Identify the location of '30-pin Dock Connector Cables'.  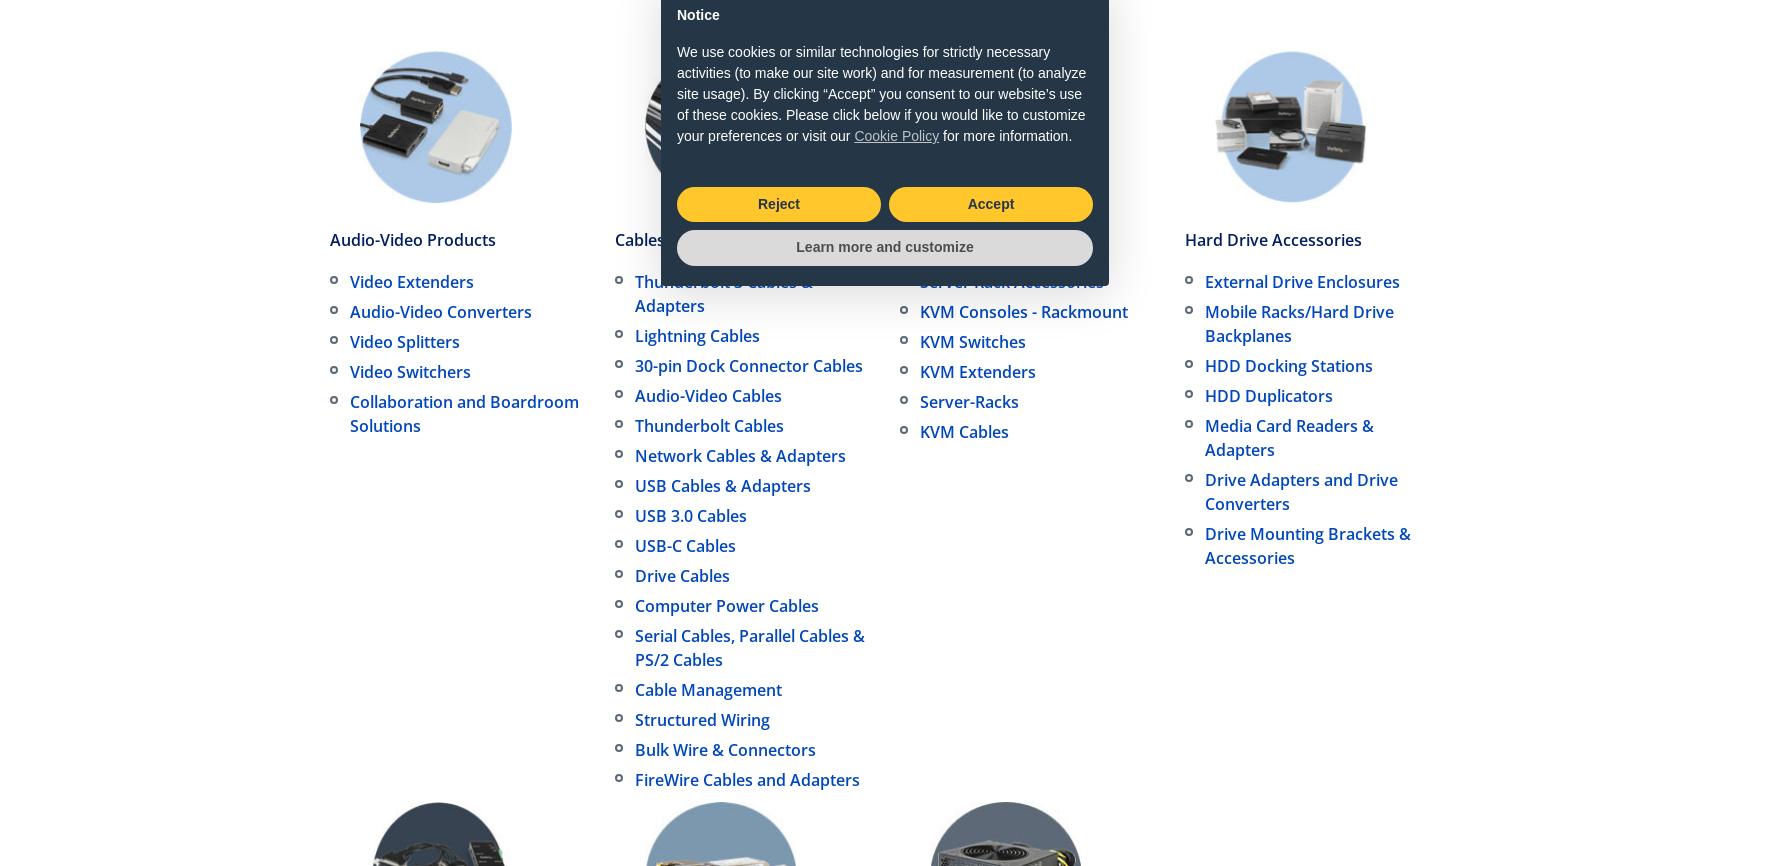
(749, 364).